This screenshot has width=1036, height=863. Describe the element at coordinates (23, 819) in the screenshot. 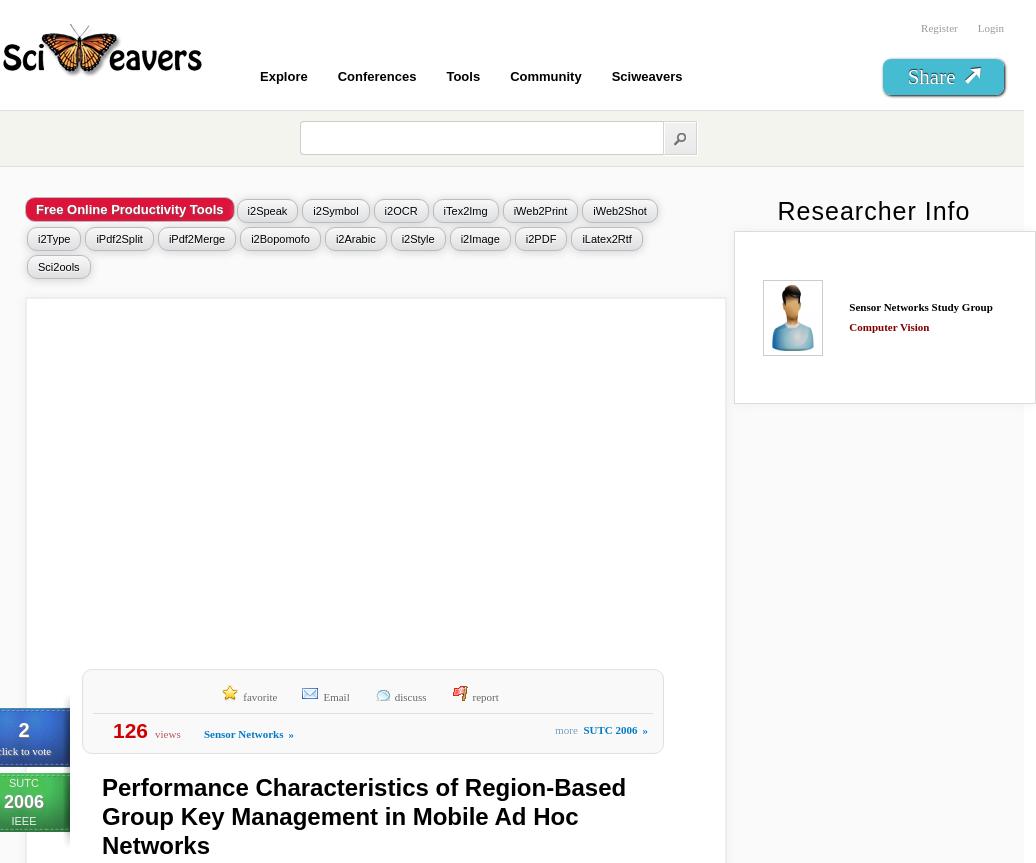

I see `'IEEE'` at that location.